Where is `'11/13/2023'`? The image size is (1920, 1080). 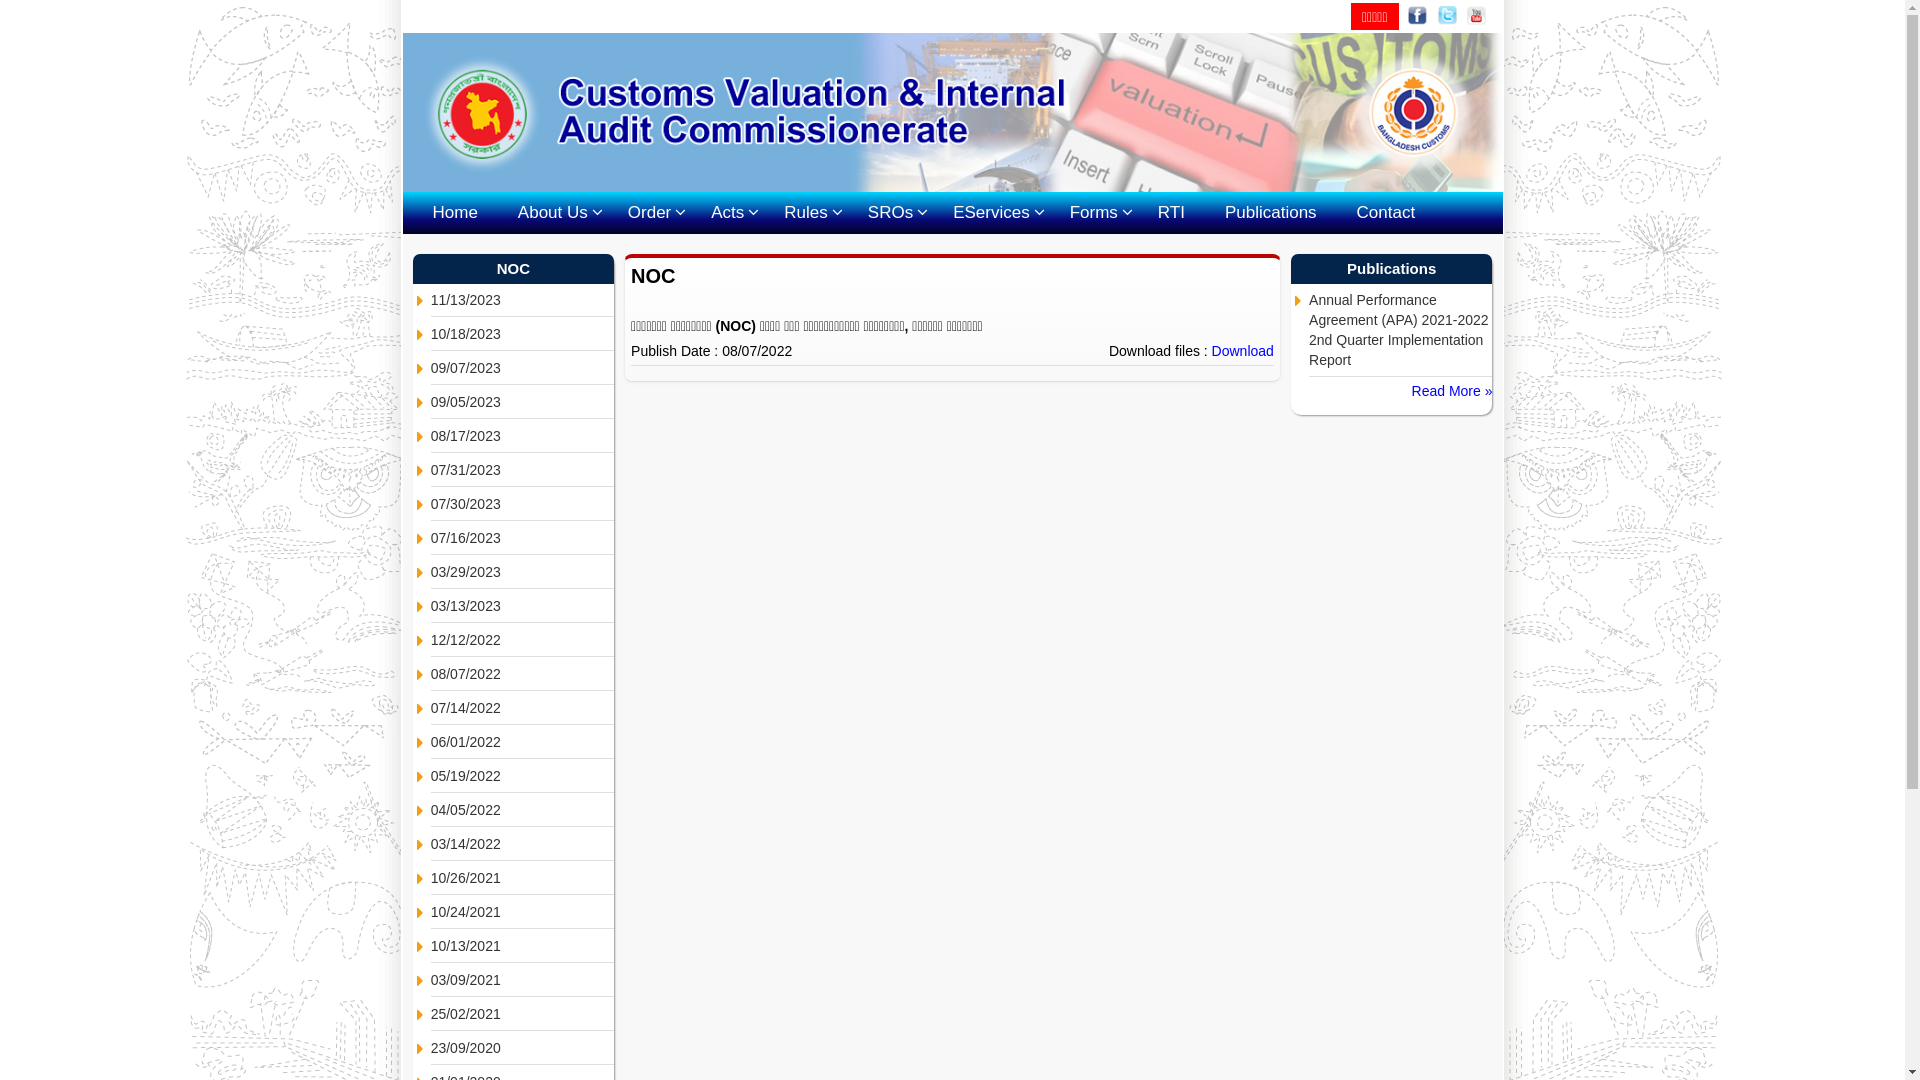 '11/13/2023' is located at coordinates (522, 300).